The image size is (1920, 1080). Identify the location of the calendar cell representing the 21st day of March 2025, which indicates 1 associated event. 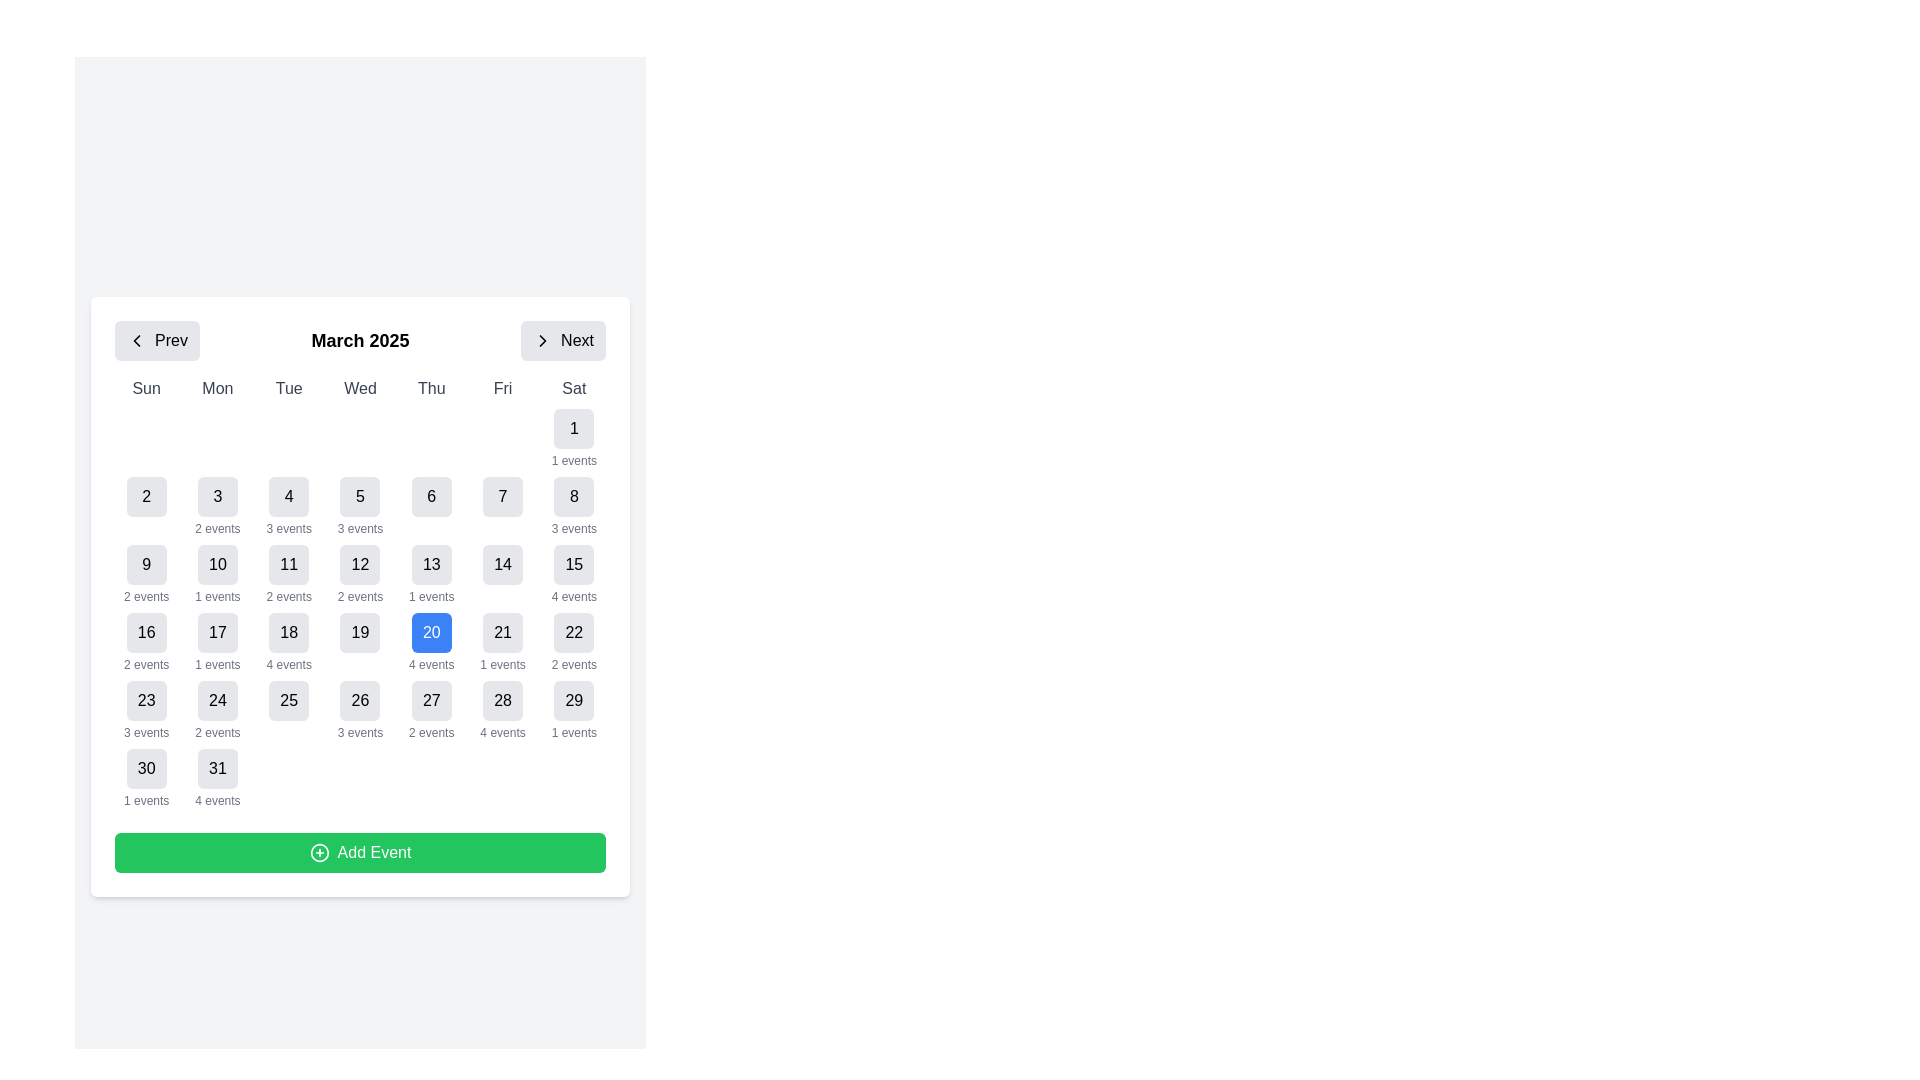
(503, 643).